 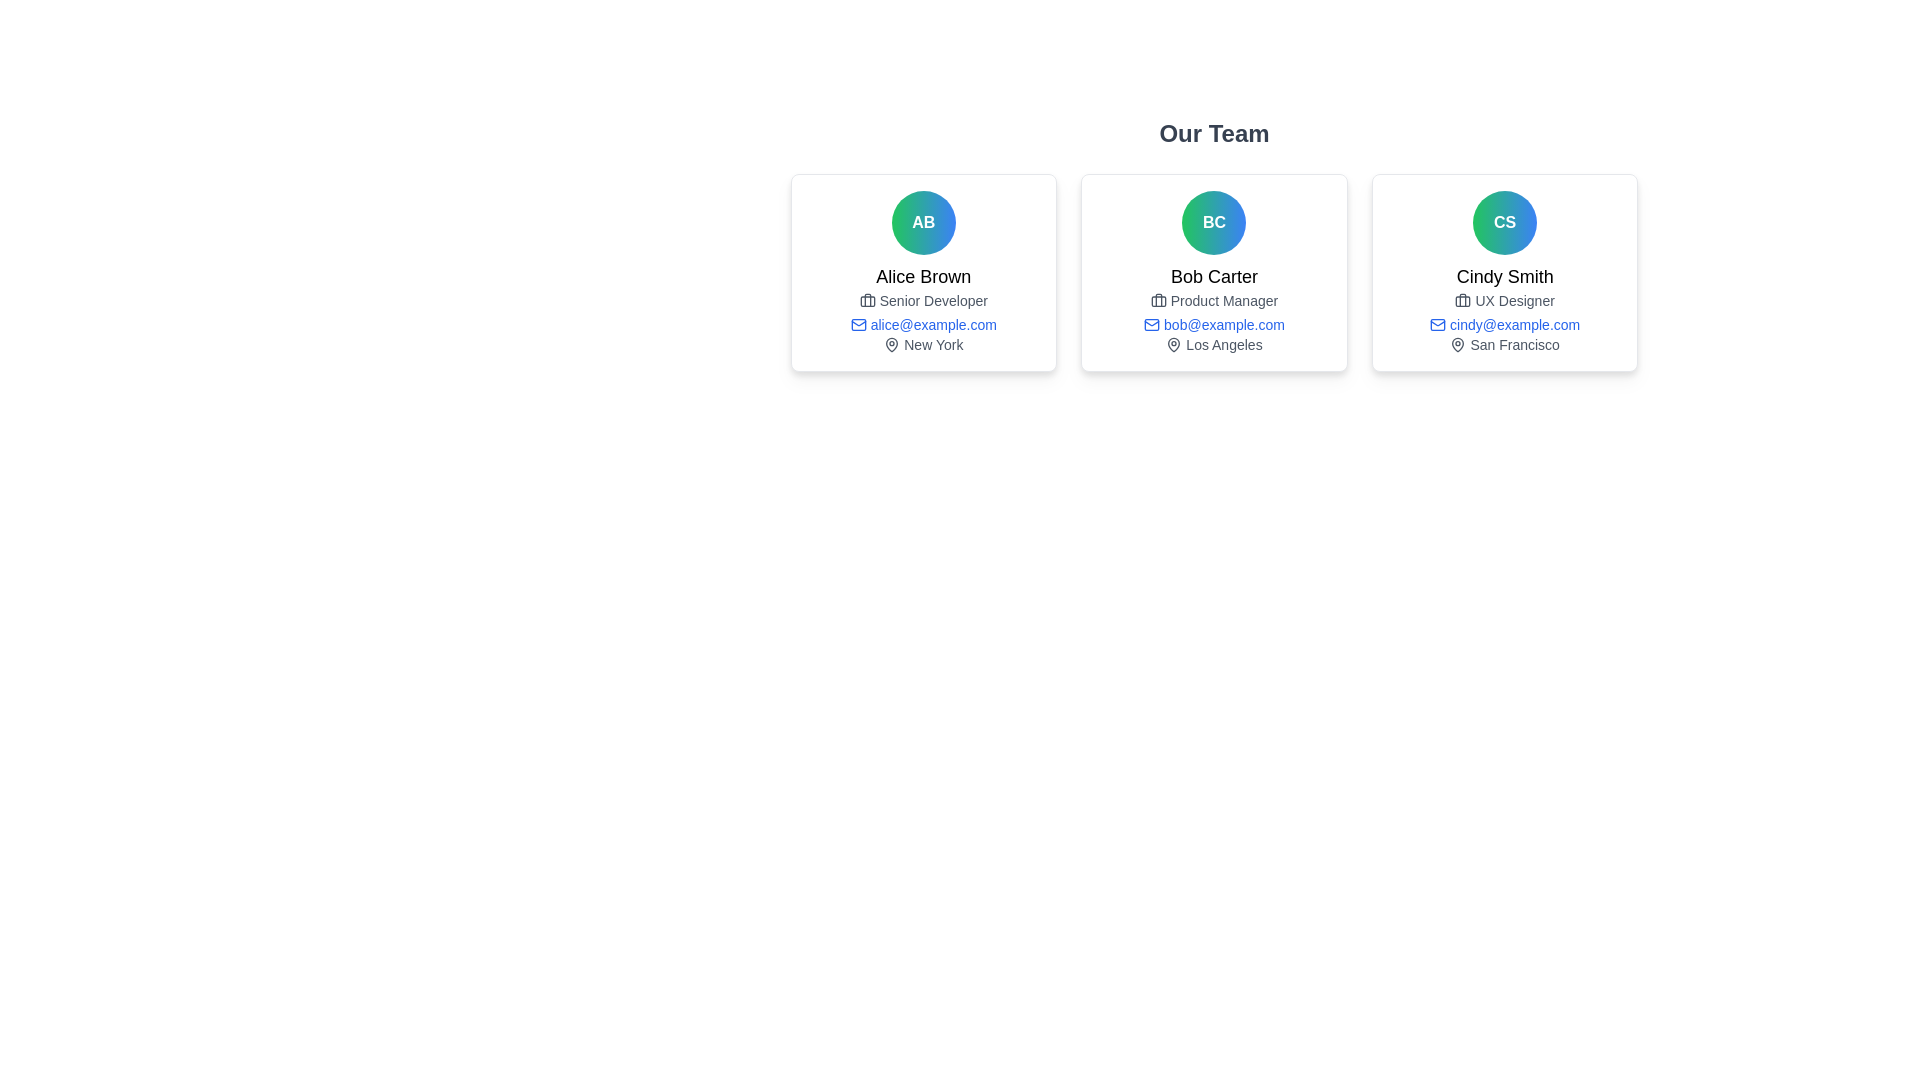 I want to click on the card containing the circular avatar with a green to blue gradient and the initials 'CS', followed by the bold text 'Cindy Smith'. This card is the third one from the left in the grid layout, so click(x=1505, y=273).